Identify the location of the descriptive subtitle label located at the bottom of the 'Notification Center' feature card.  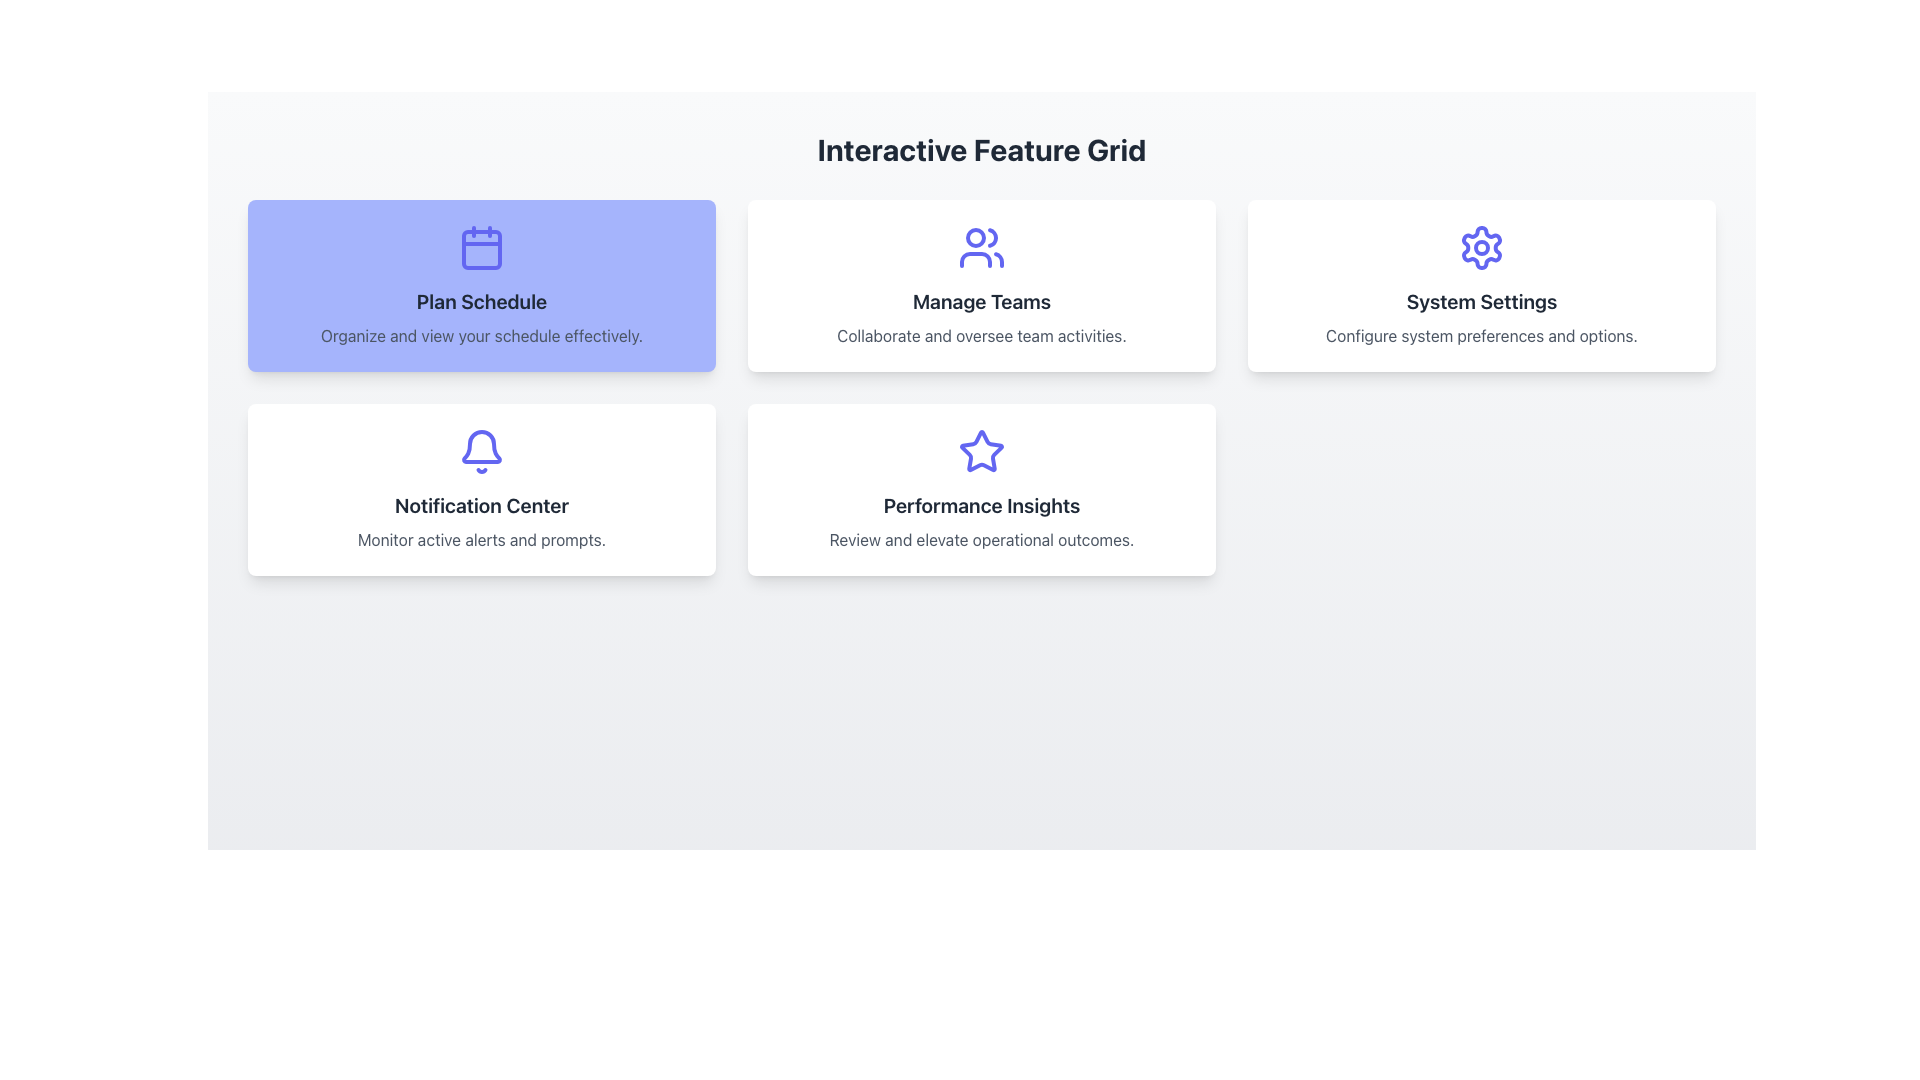
(481, 540).